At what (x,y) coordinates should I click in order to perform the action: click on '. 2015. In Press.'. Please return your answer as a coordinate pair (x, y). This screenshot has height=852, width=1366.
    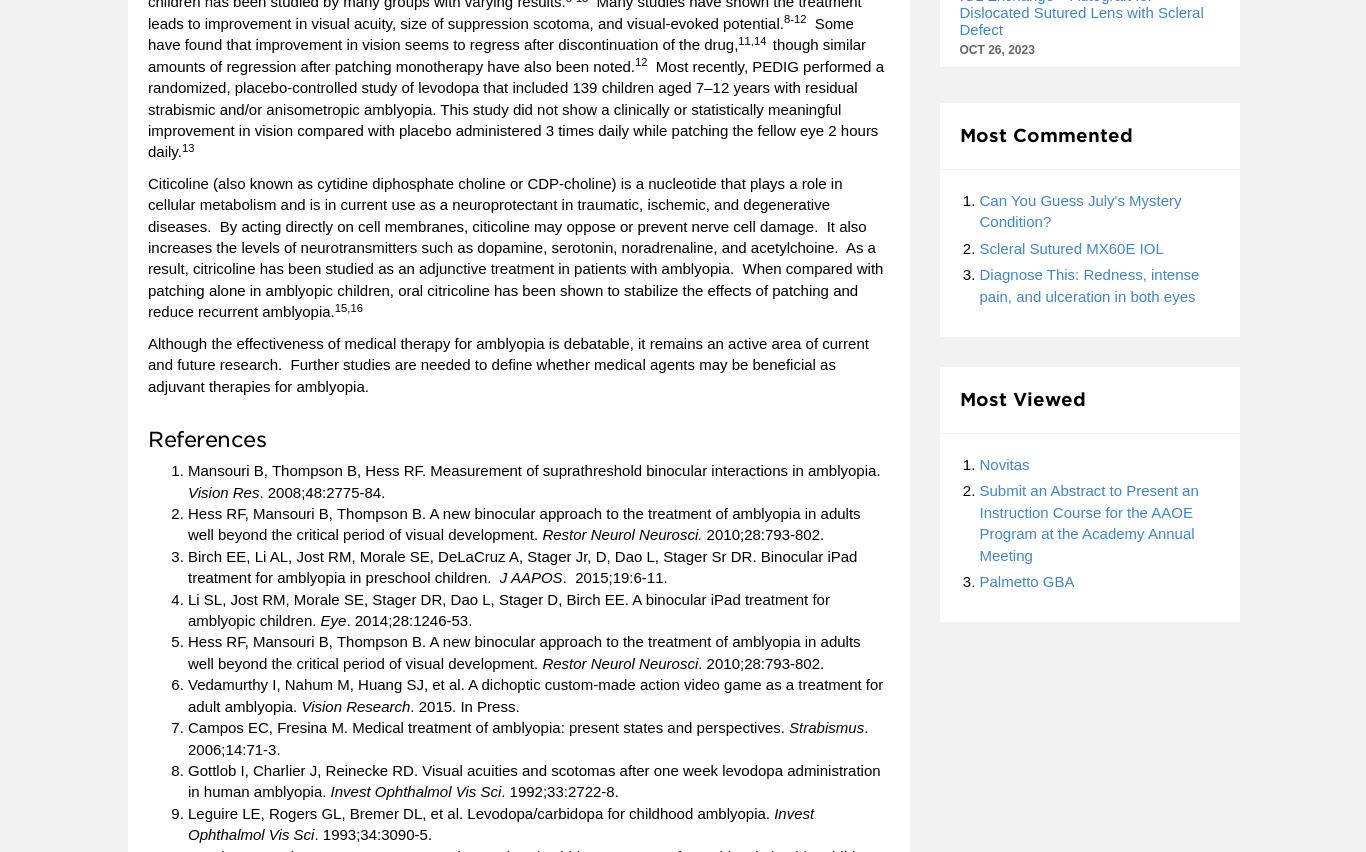
    Looking at the image, I should click on (464, 705).